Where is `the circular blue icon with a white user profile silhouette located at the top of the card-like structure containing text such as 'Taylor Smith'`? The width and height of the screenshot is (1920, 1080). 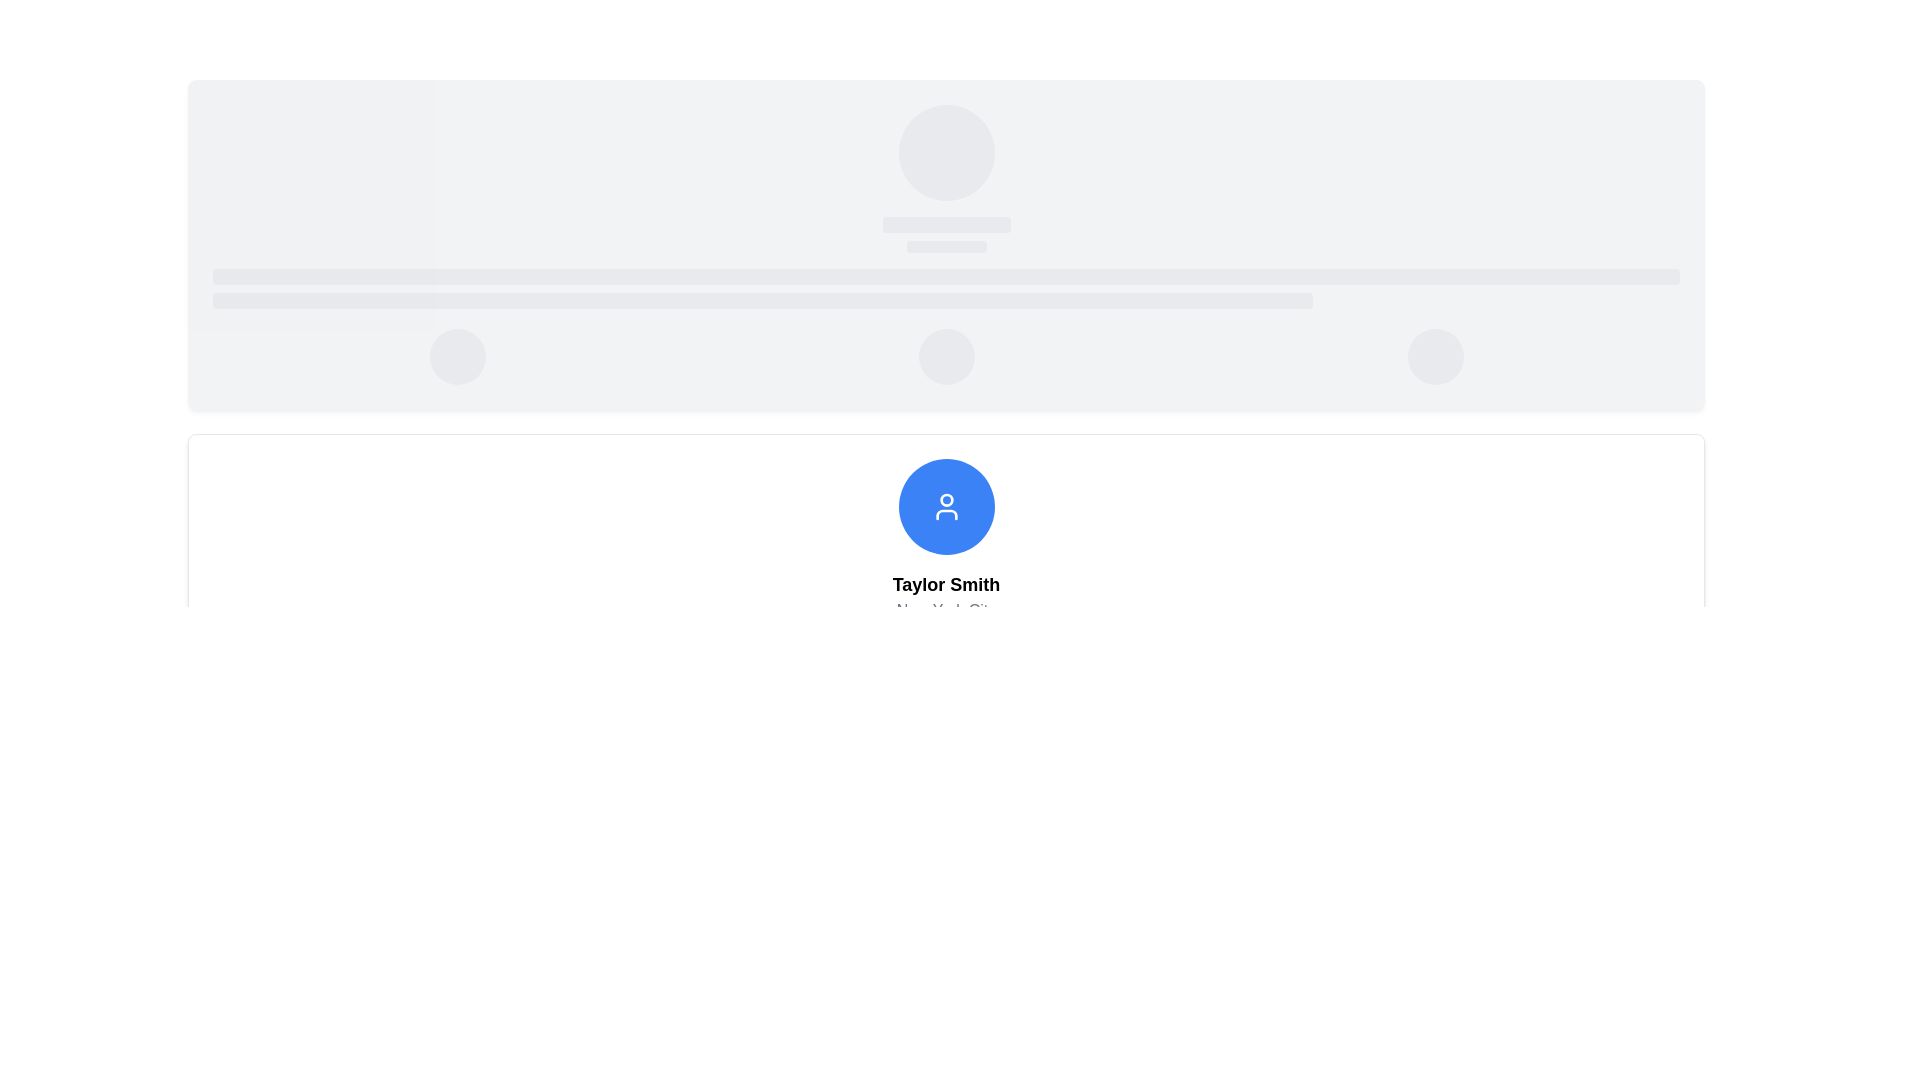 the circular blue icon with a white user profile silhouette located at the top of the card-like structure containing text such as 'Taylor Smith' is located at coordinates (945, 505).